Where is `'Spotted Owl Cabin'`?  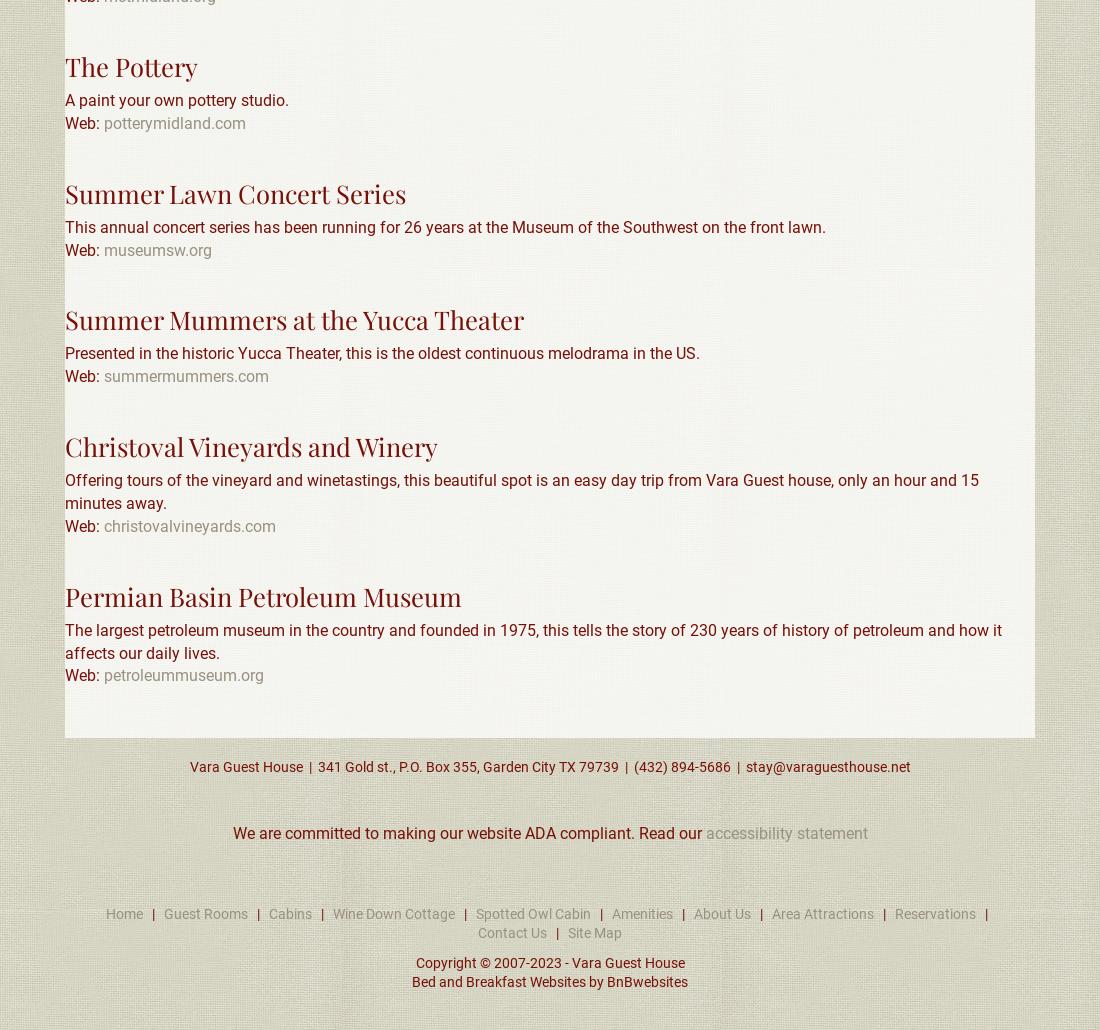
'Spotted Owl Cabin' is located at coordinates (533, 912).